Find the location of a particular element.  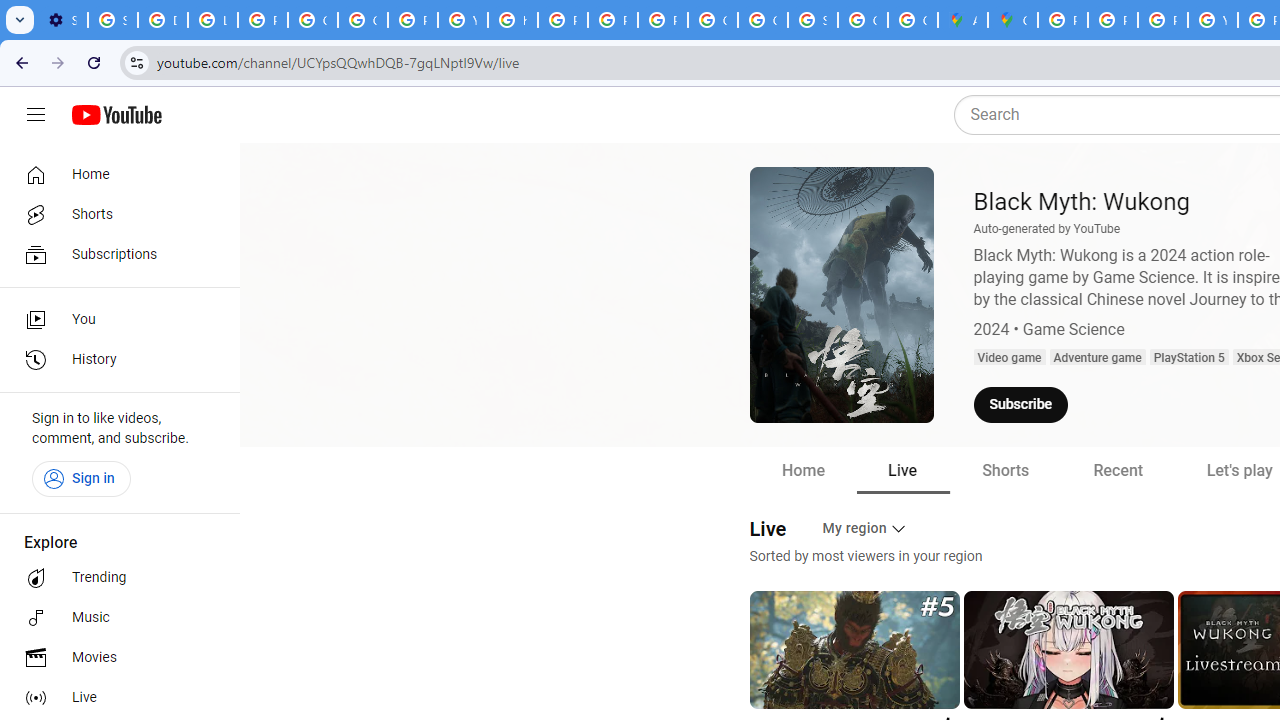

'Settings - On startup' is located at coordinates (62, 20).